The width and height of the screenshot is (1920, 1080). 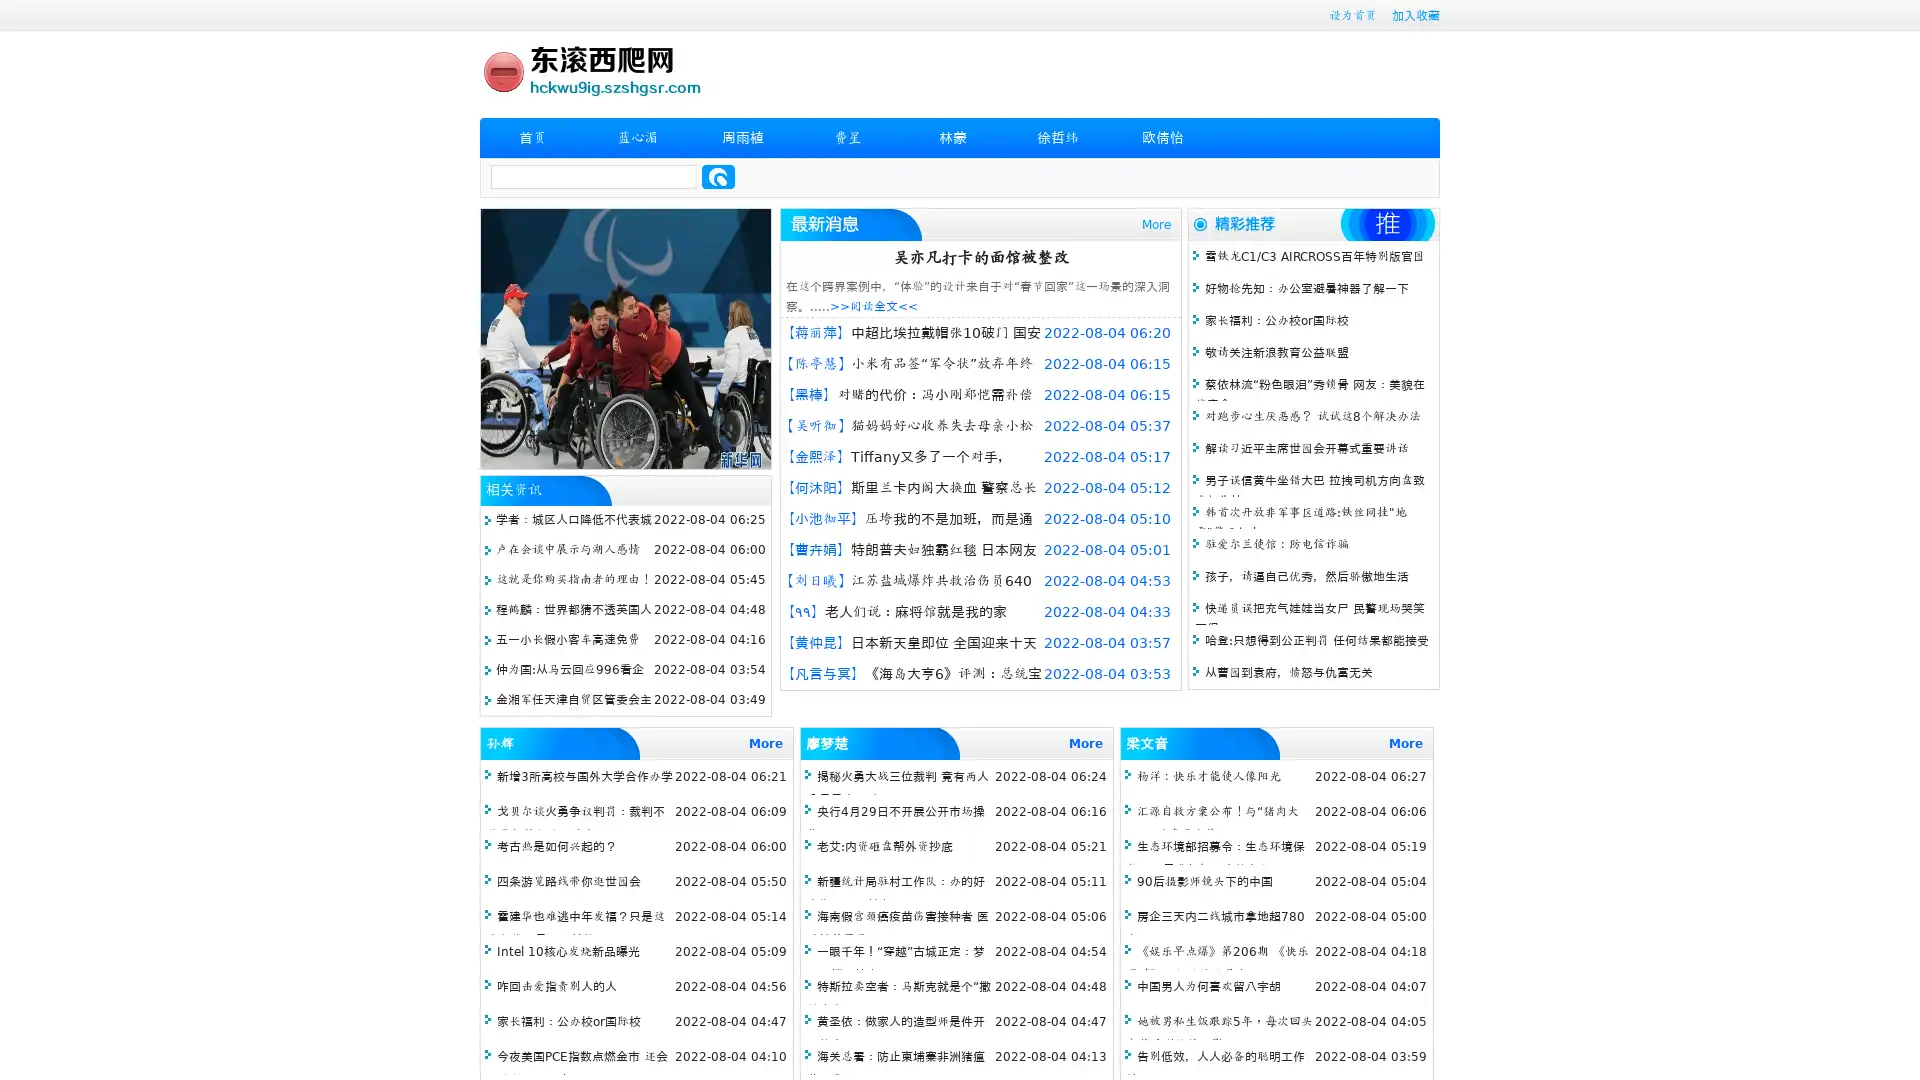 What do you see at coordinates (718, 176) in the screenshot?
I see `Search` at bounding box center [718, 176].